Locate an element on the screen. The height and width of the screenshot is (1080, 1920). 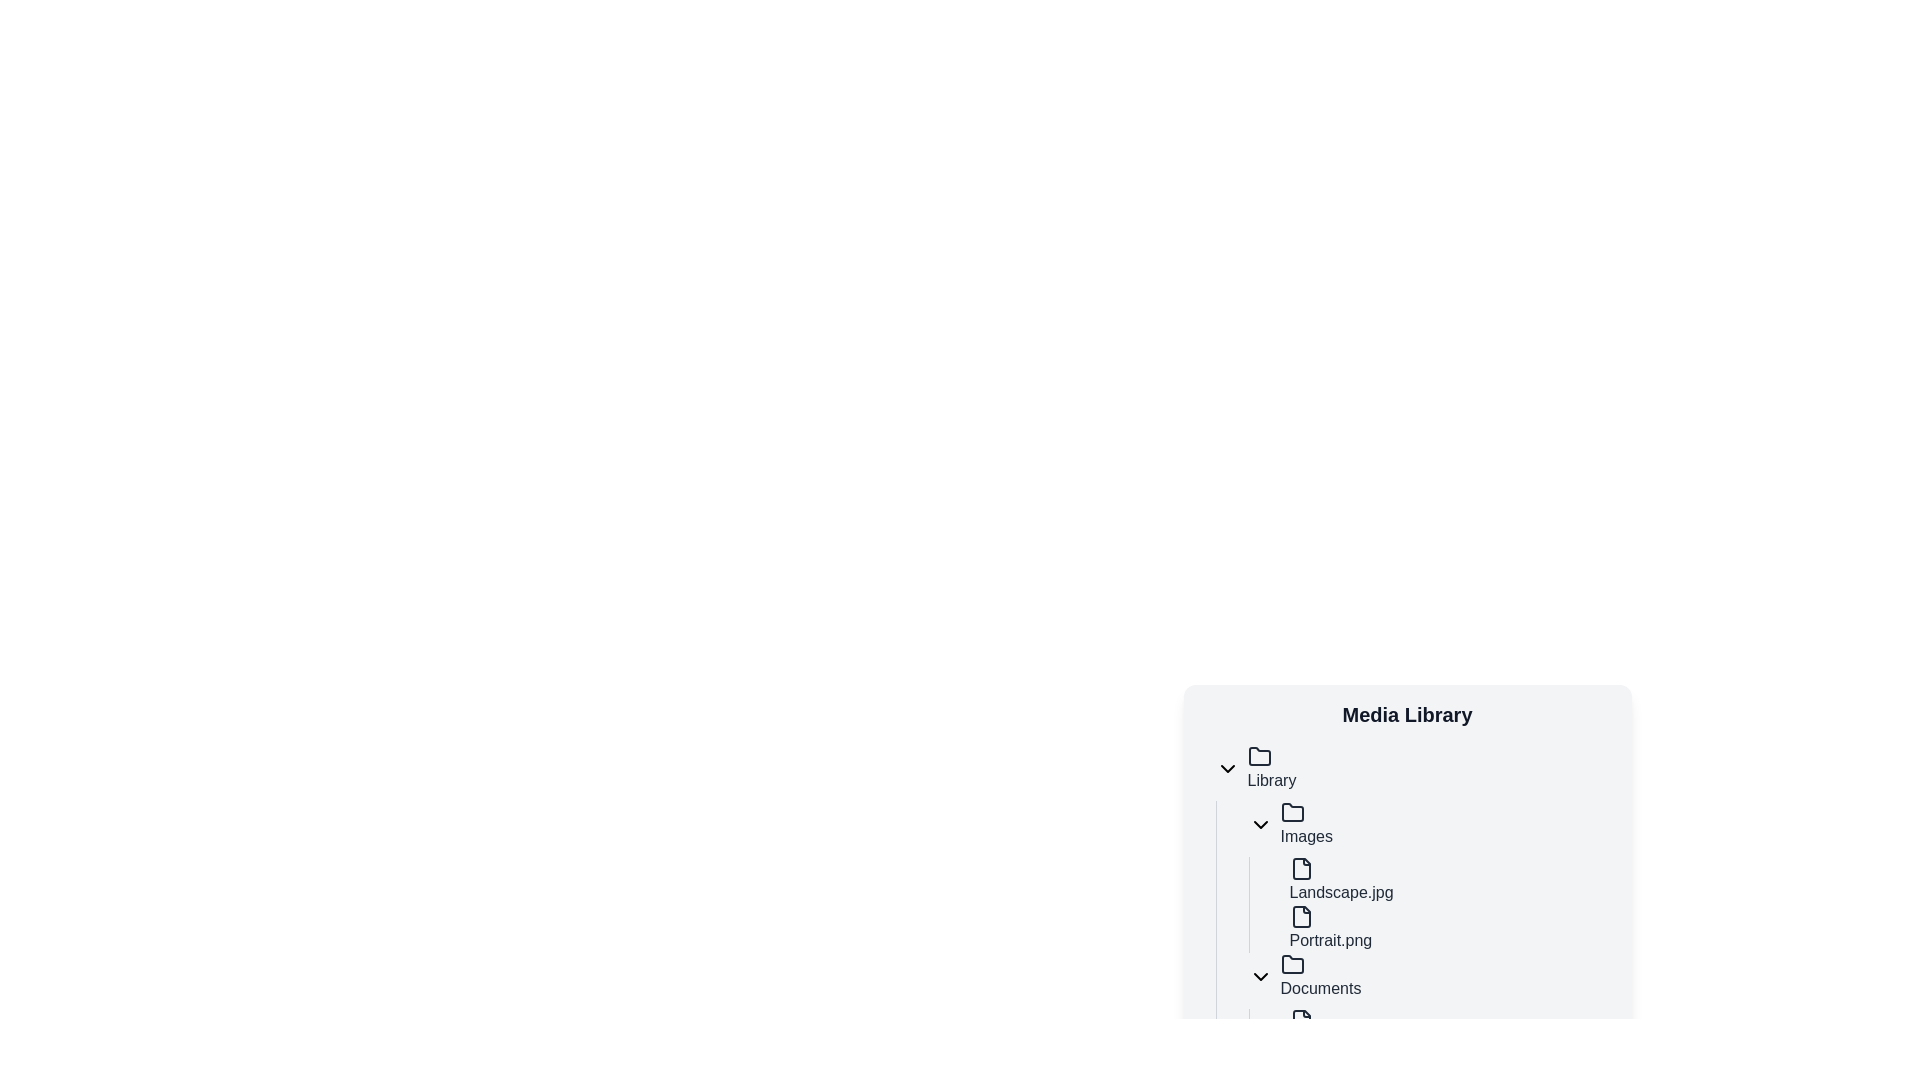
the Chevron-Down icon, which is a black stroke down arrow located to the left of the text 'Documents' is located at coordinates (1259, 975).